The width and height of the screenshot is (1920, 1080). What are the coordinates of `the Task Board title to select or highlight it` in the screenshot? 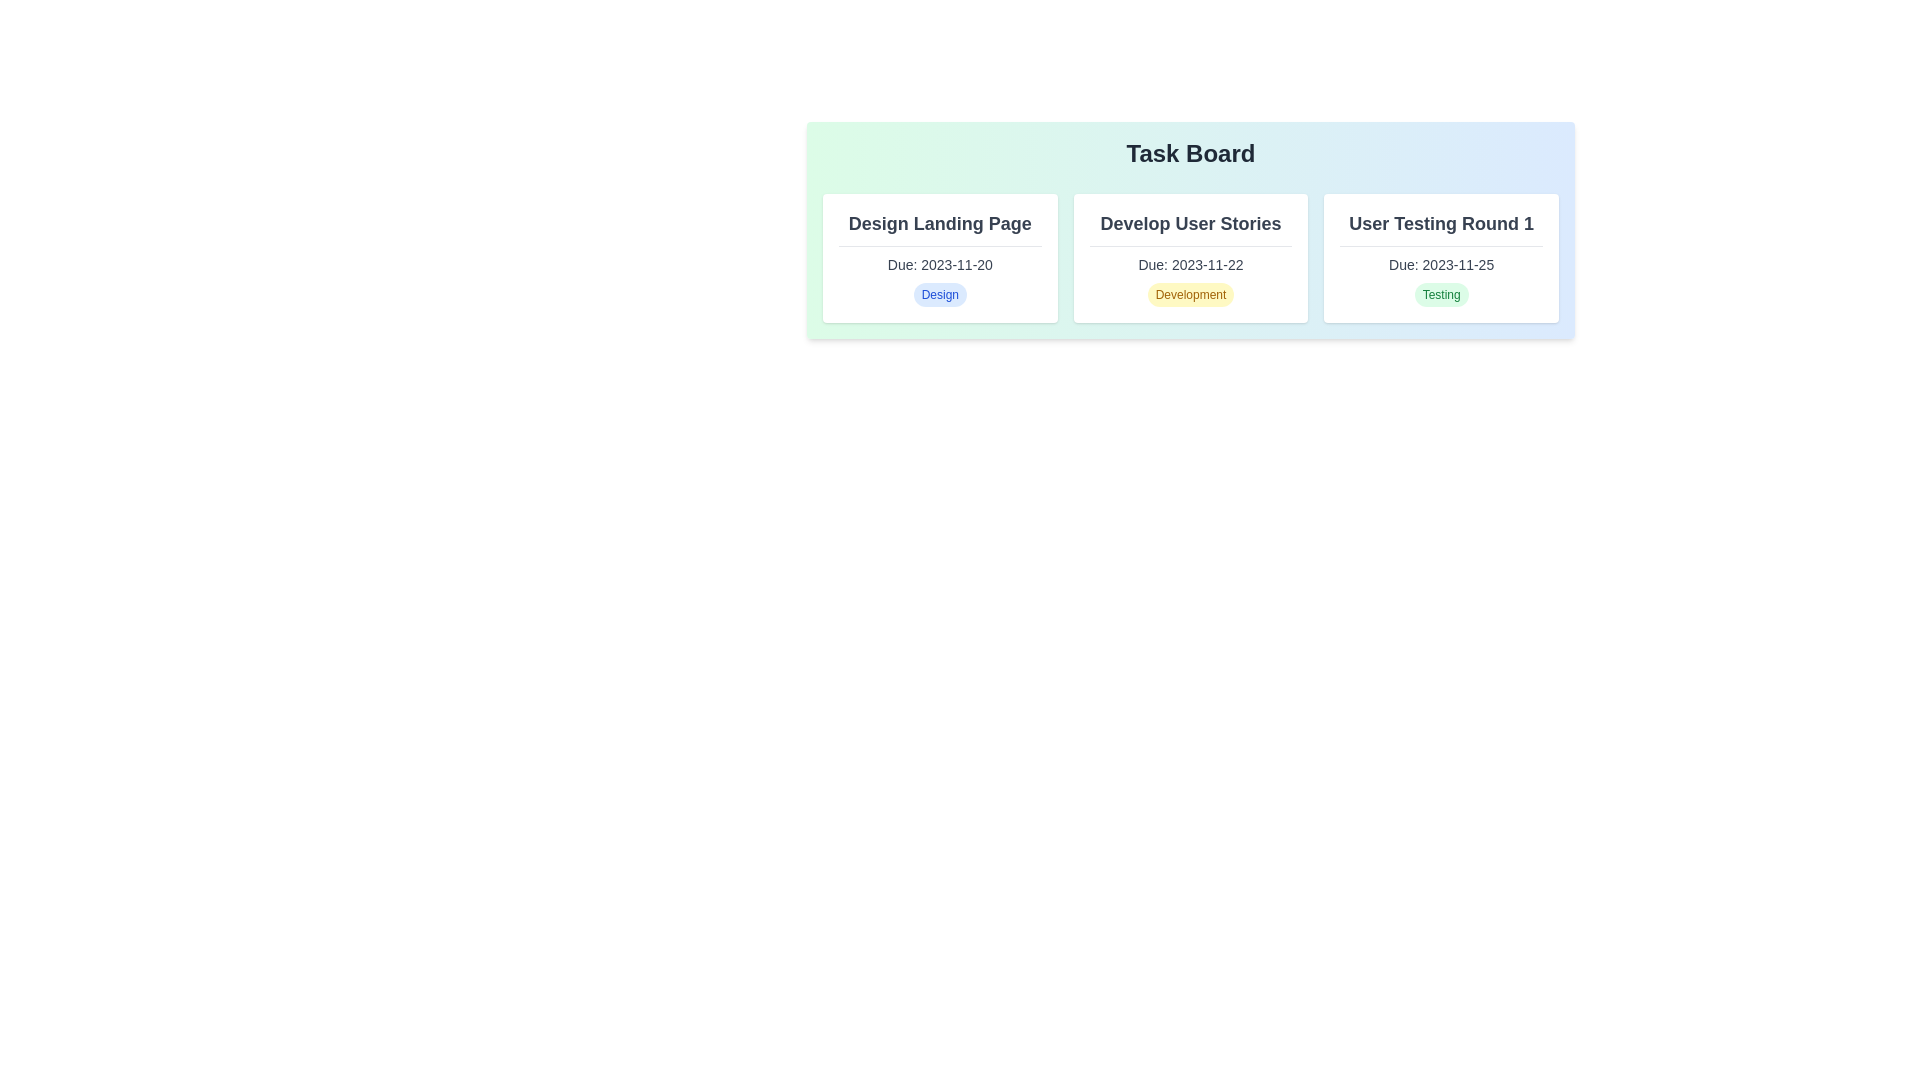 It's located at (1190, 153).